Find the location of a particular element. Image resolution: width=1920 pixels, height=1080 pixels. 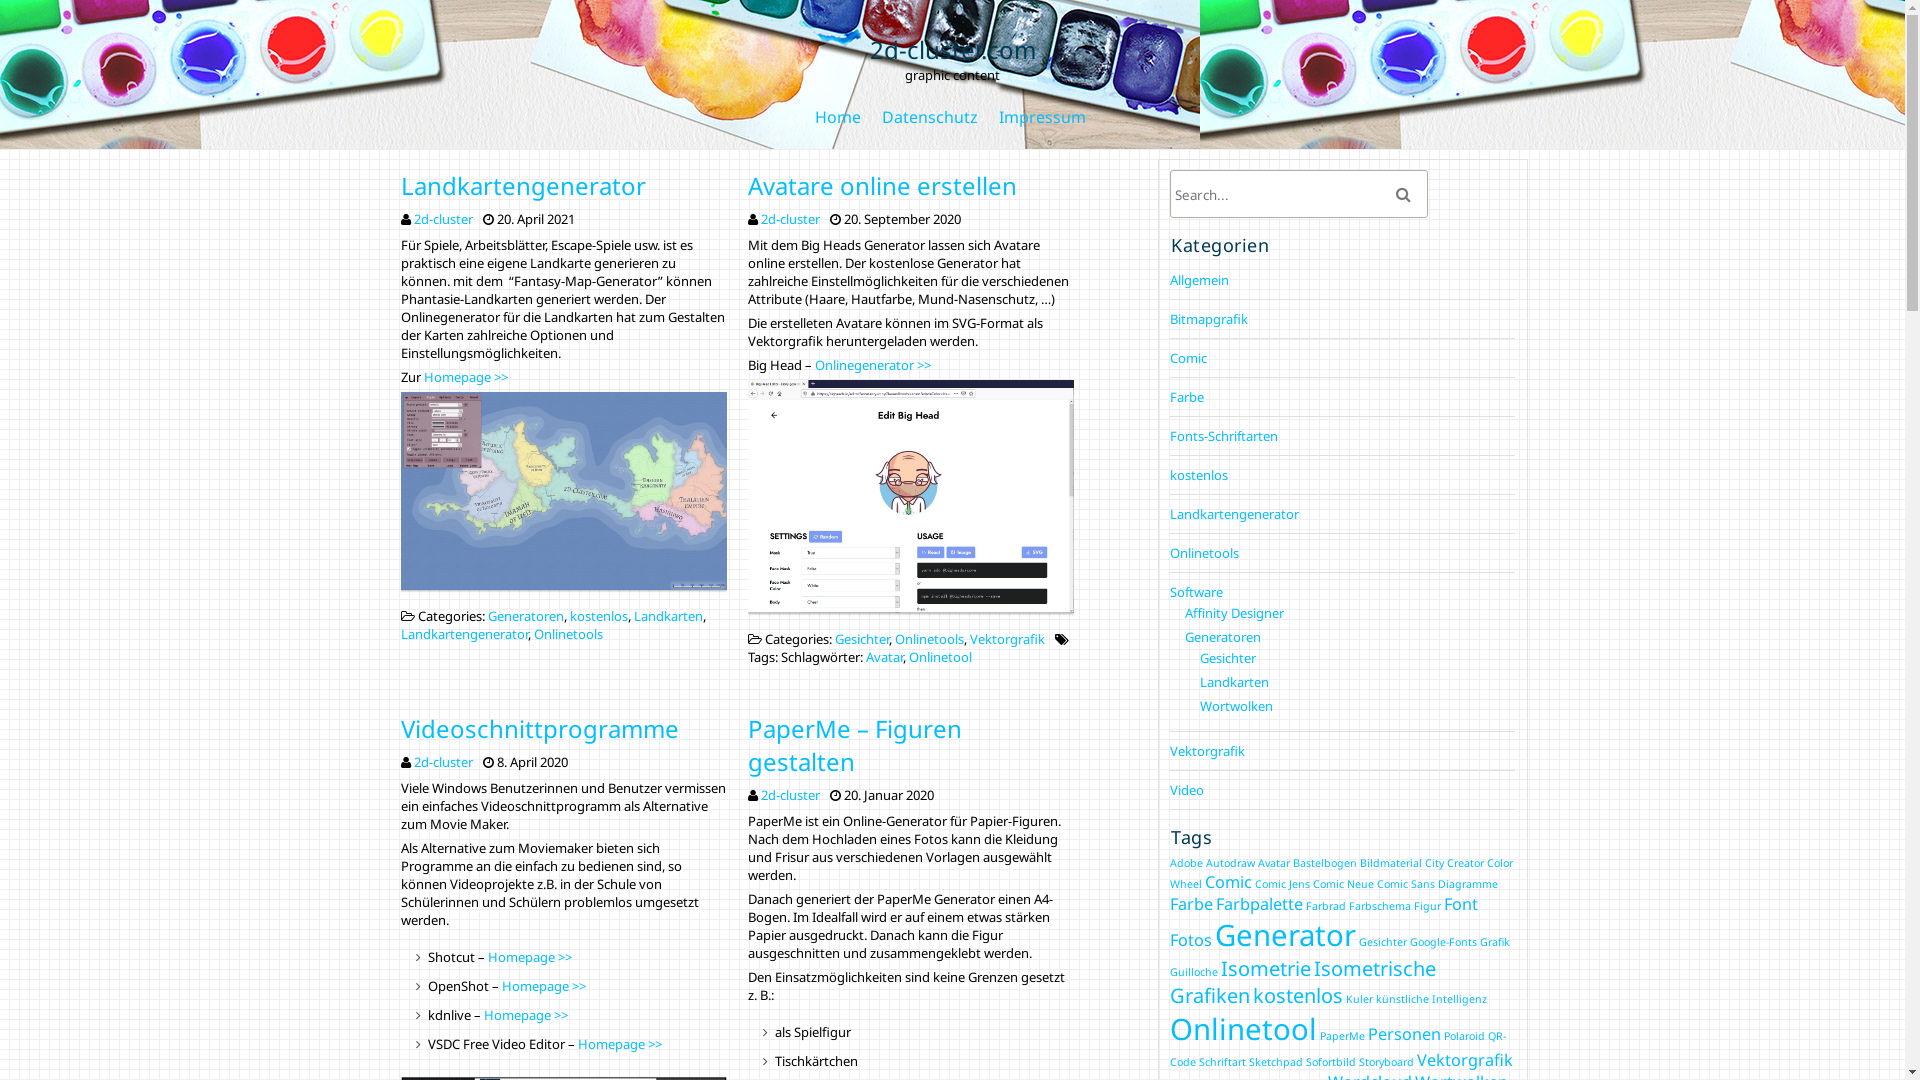

'Fotos' is located at coordinates (1190, 940).